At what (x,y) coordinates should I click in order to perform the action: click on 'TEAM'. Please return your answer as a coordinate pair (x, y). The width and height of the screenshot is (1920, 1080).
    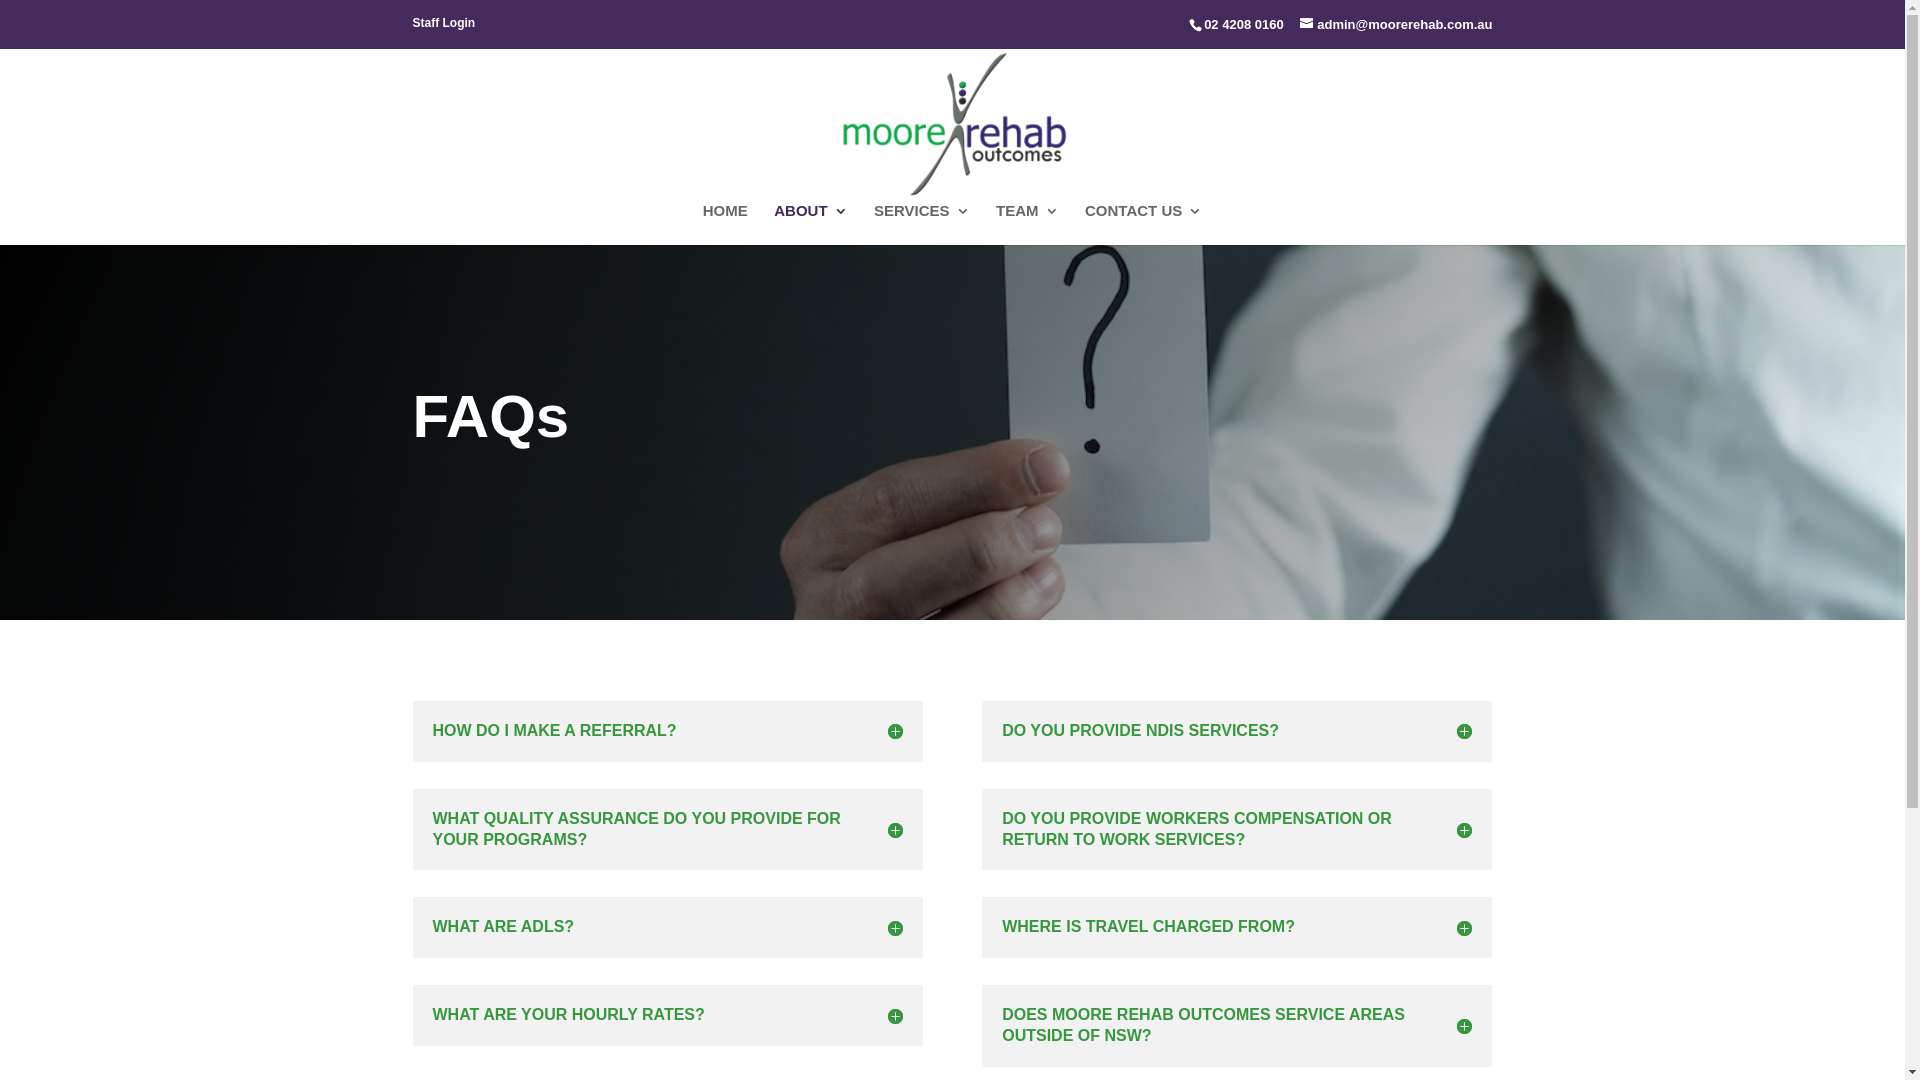
    Looking at the image, I should click on (1027, 224).